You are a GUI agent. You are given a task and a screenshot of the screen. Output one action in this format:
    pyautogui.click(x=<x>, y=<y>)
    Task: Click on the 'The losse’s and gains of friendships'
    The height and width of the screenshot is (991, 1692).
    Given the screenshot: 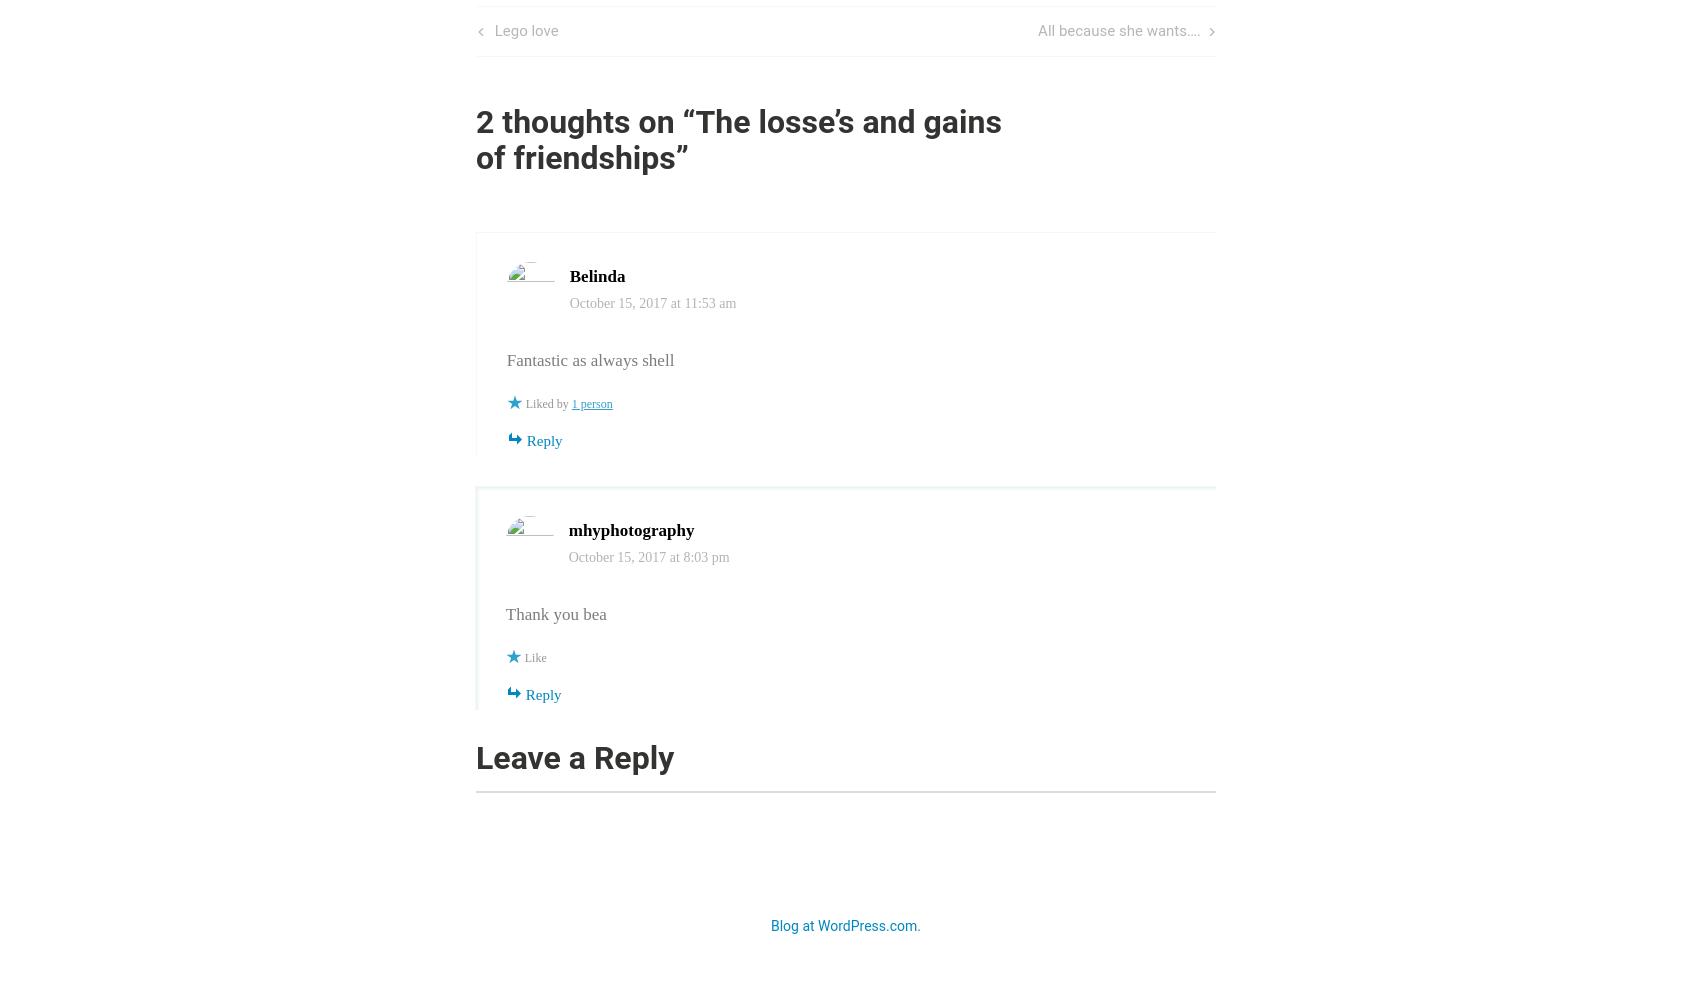 What is the action you would take?
    pyautogui.click(x=737, y=139)
    